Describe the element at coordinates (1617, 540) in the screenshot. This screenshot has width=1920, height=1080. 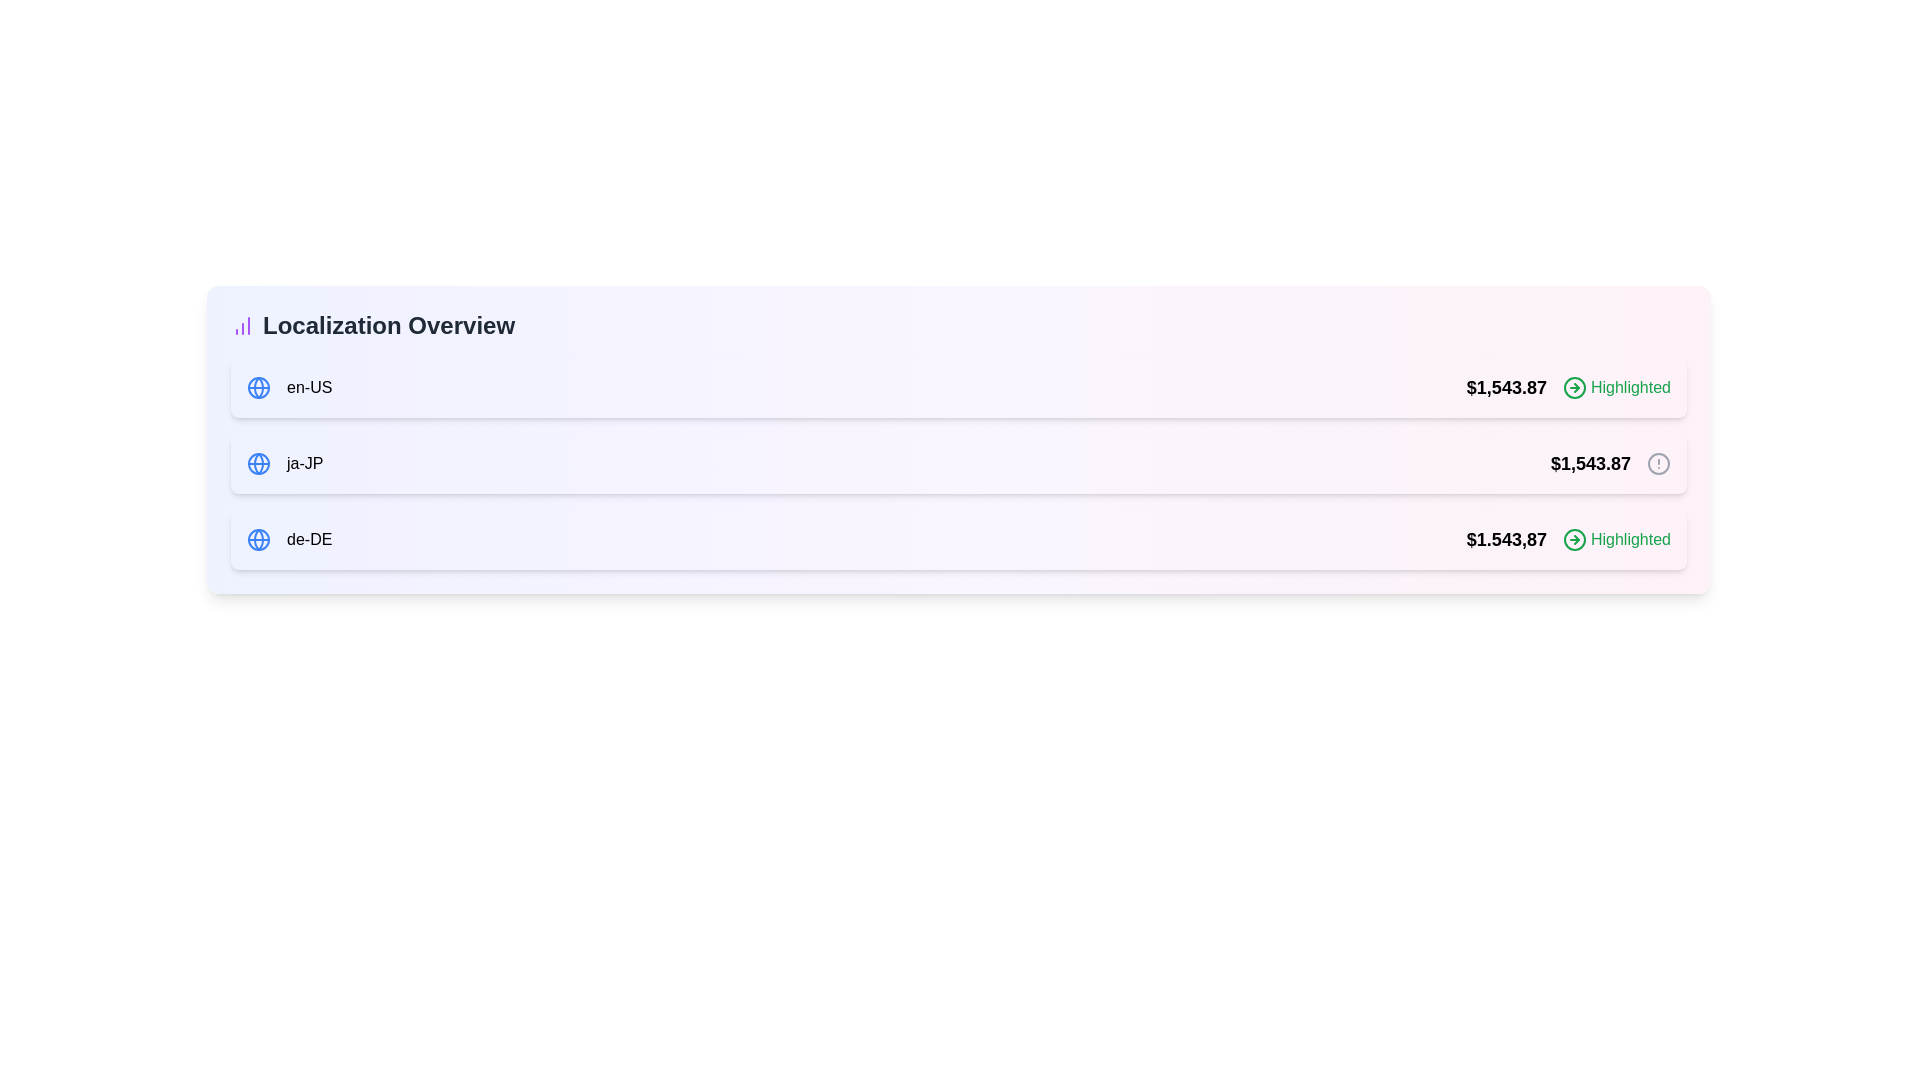
I see `the 'Highlighted' label with a green color and a circular arrow icon on its left side, located in the third entry of the list, adjacent to the value '$1,543.87'` at that location.